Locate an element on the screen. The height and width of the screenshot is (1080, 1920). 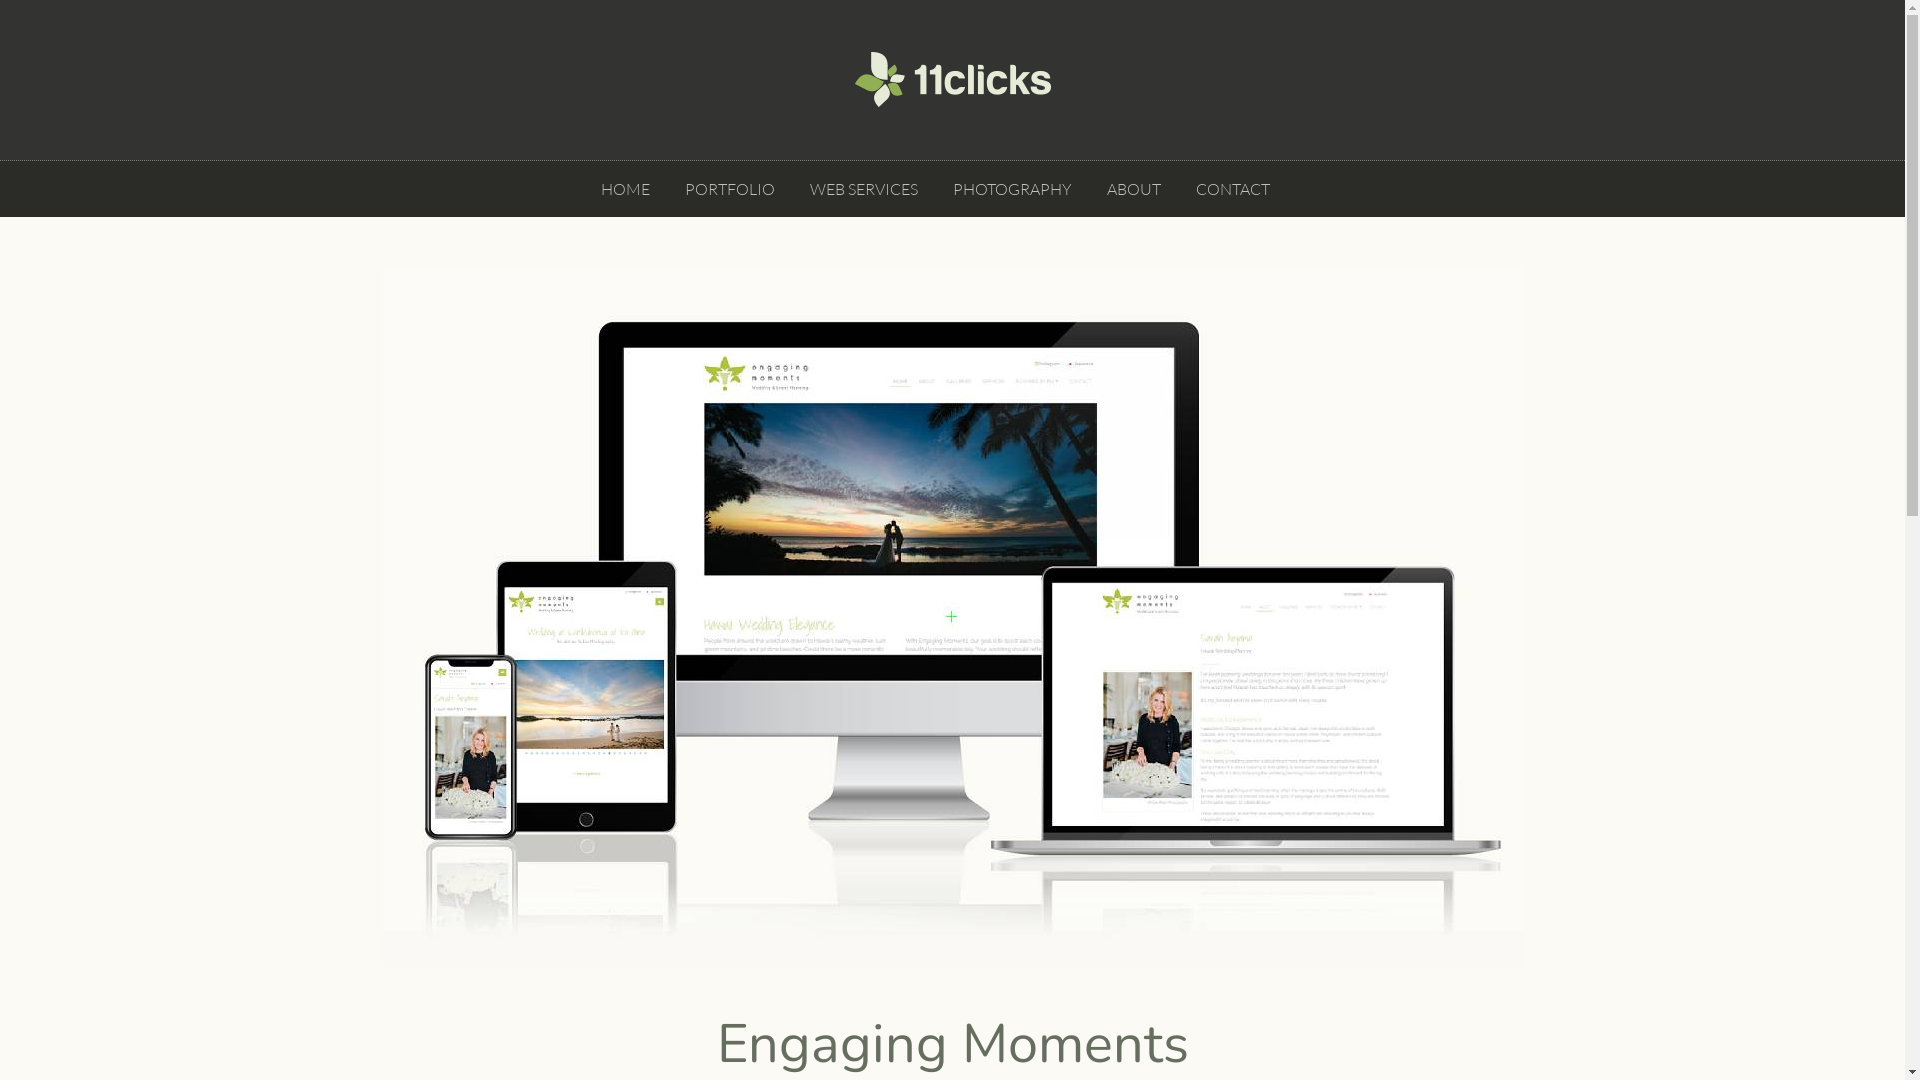
'ABOUT' is located at coordinates (1101, 189).